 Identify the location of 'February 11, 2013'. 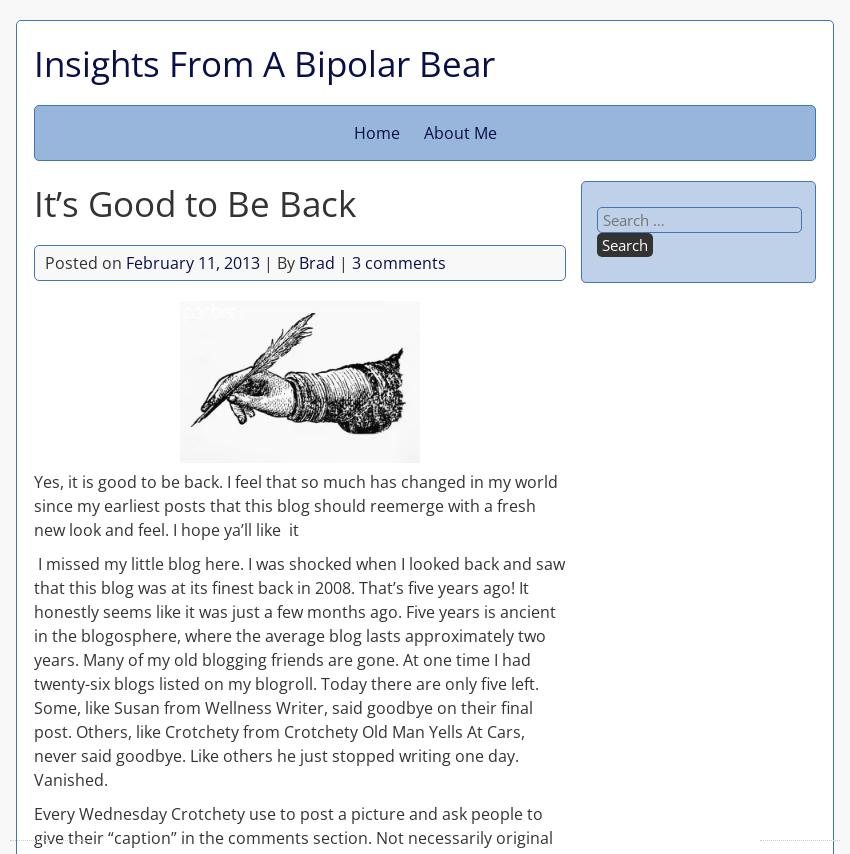
(192, 262).